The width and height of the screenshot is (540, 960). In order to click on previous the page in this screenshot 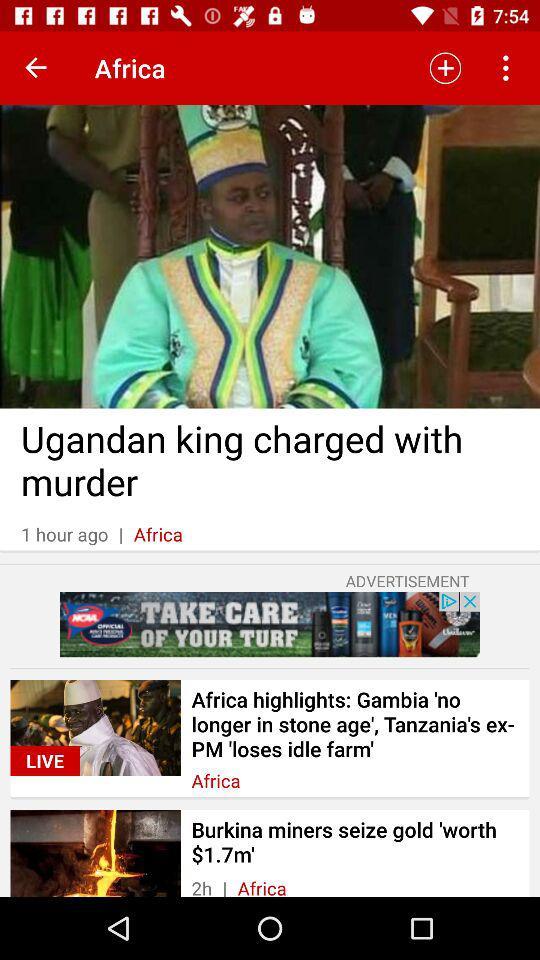, I will do `click(36, 68)`.